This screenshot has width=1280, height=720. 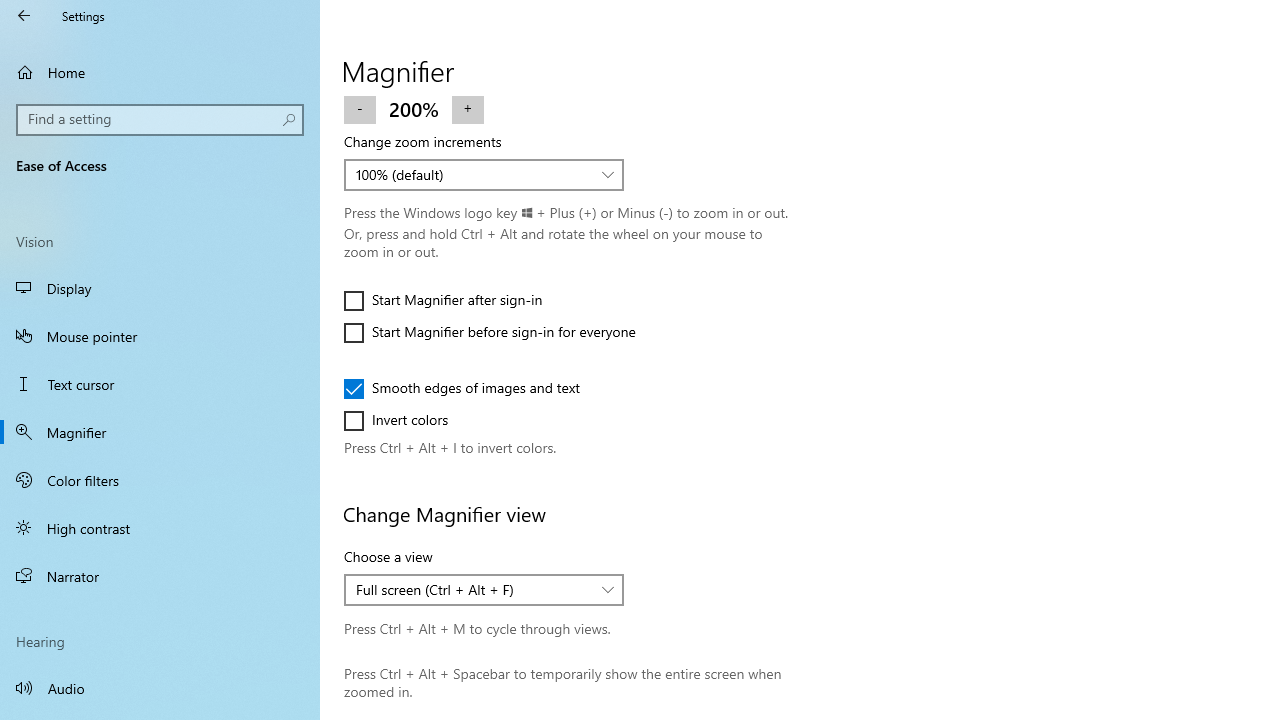 What do you see at coordinates (466, 108) in the screenshot?
I see `'Zoom in'` at bounding box center [466, 108].